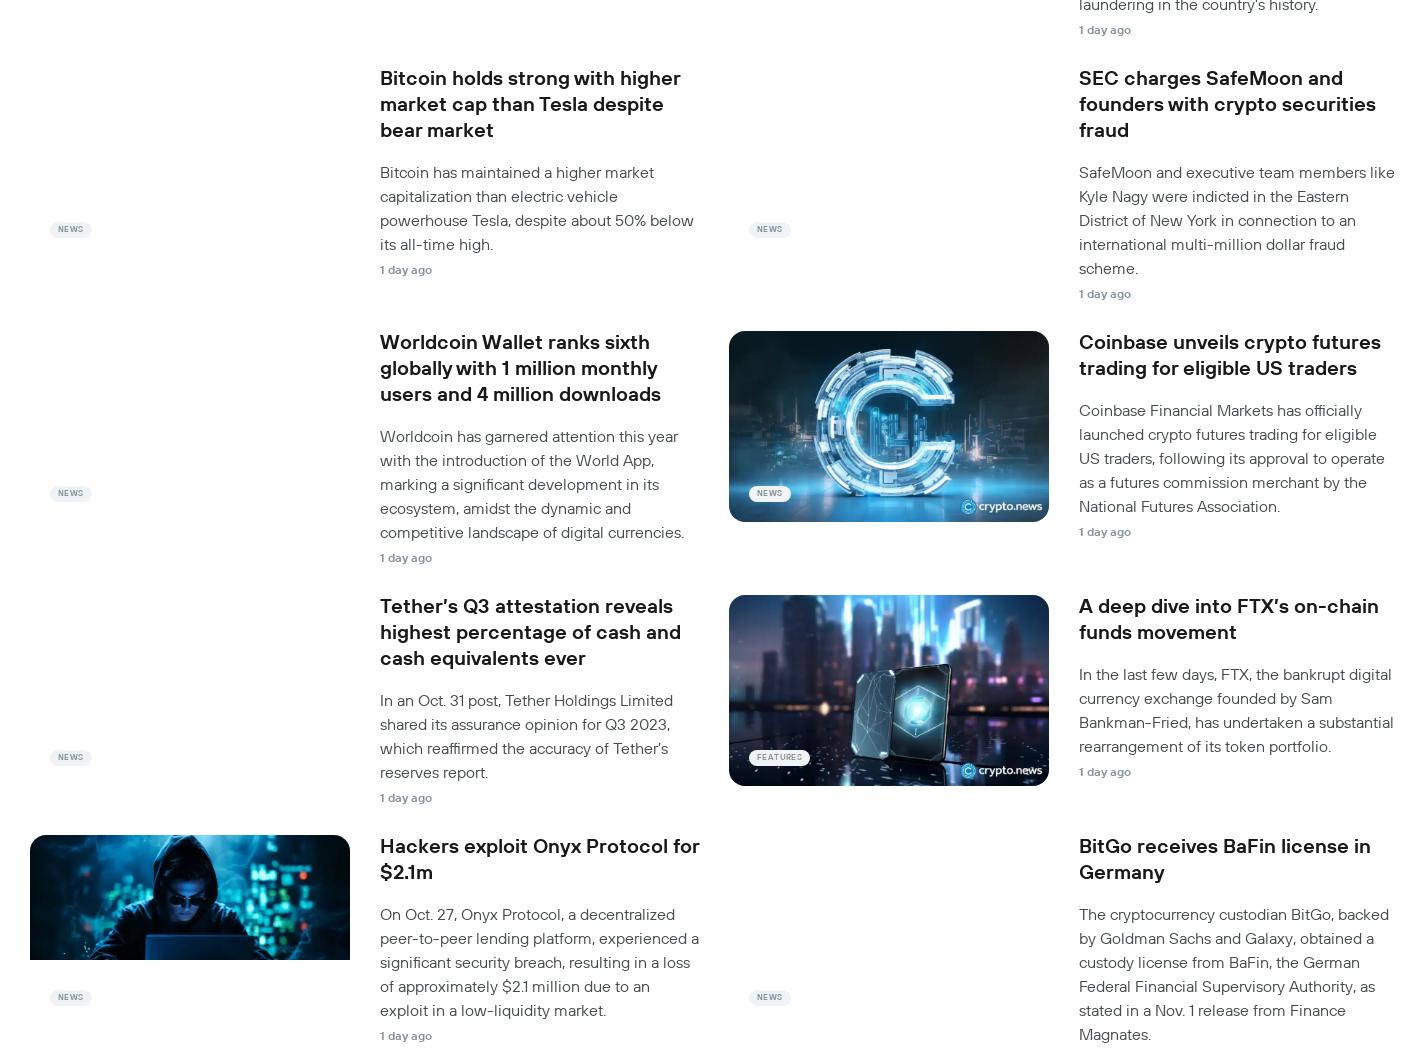 Image resolution: width=1428 pixels, height=1054 pixels. Describe the element at coordinates (1231, 457) in the screenshot. I see `'Coinbase Financial Markets has officially launched crypto futures trading for eligible US traders, following its approval to operate as a futures commission merchant by the National Futures Association.'` at that location.